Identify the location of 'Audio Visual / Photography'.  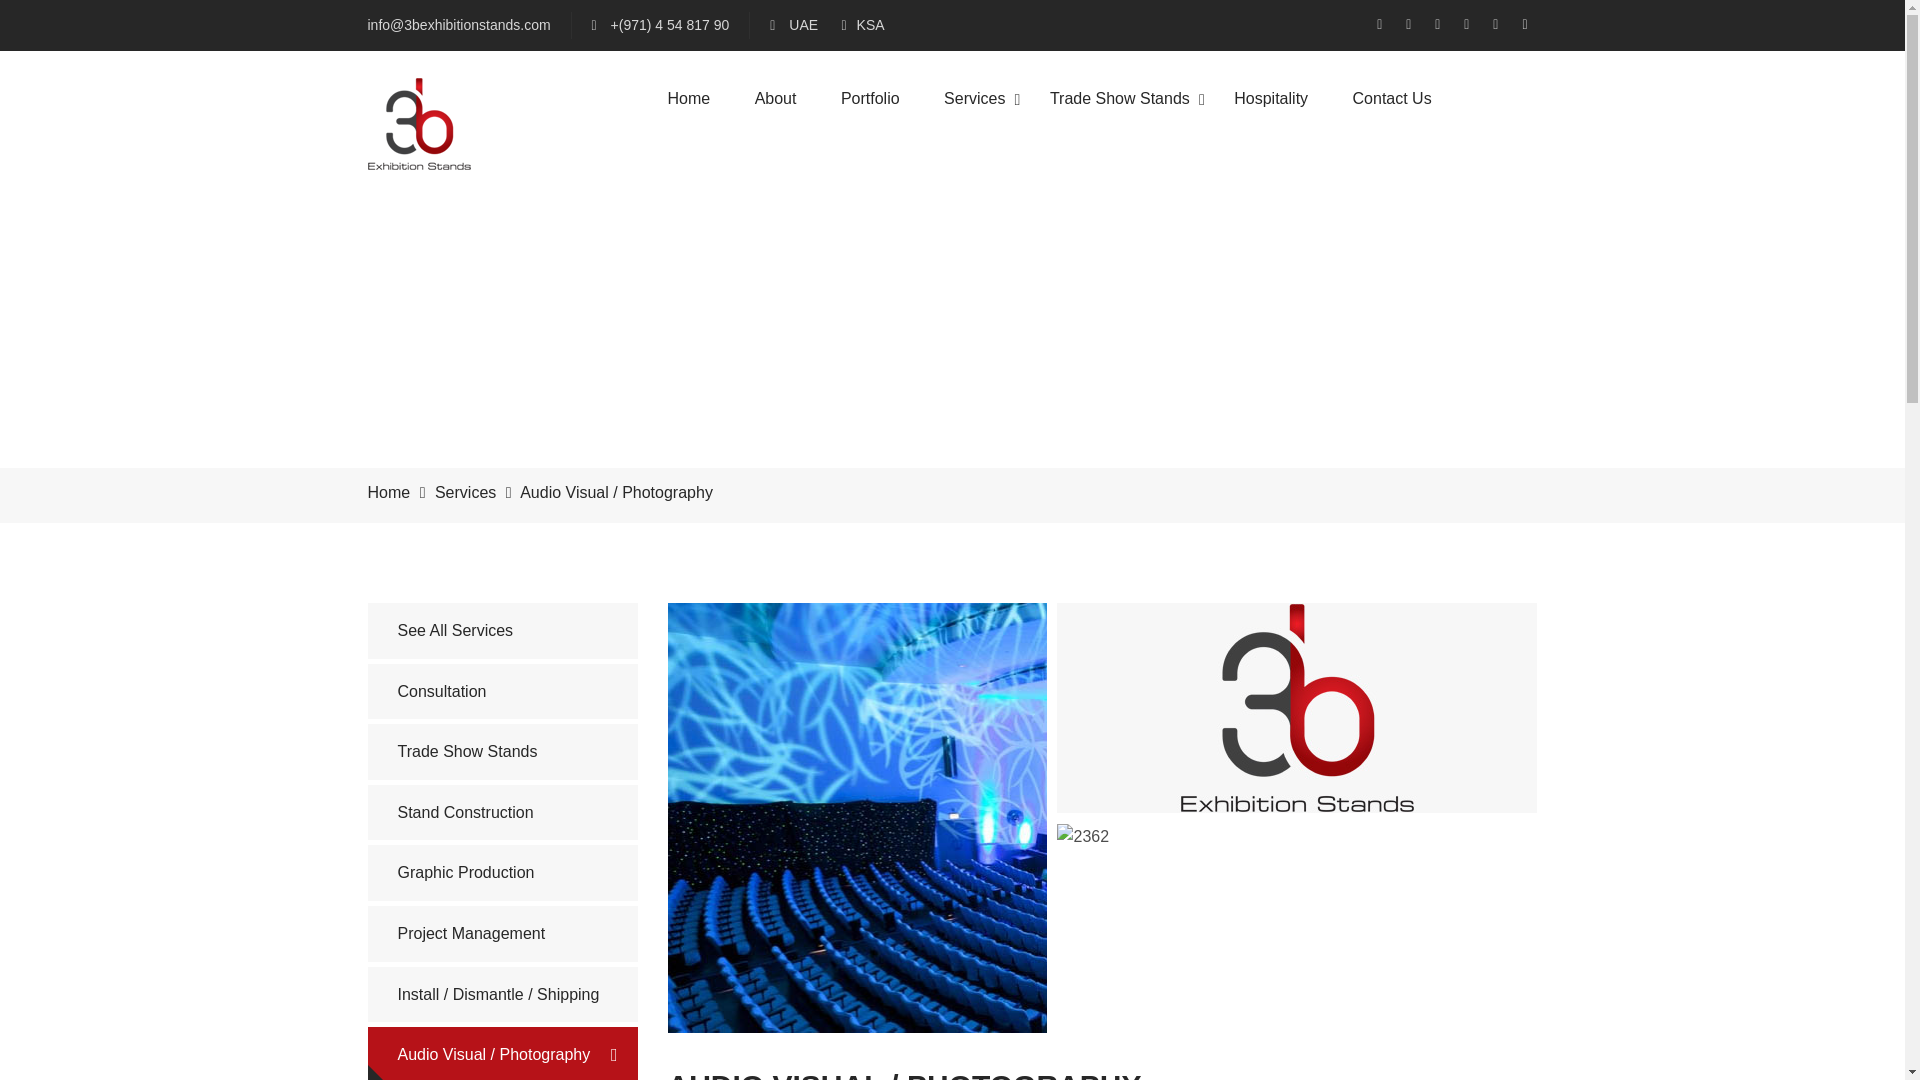
(503, 1054).